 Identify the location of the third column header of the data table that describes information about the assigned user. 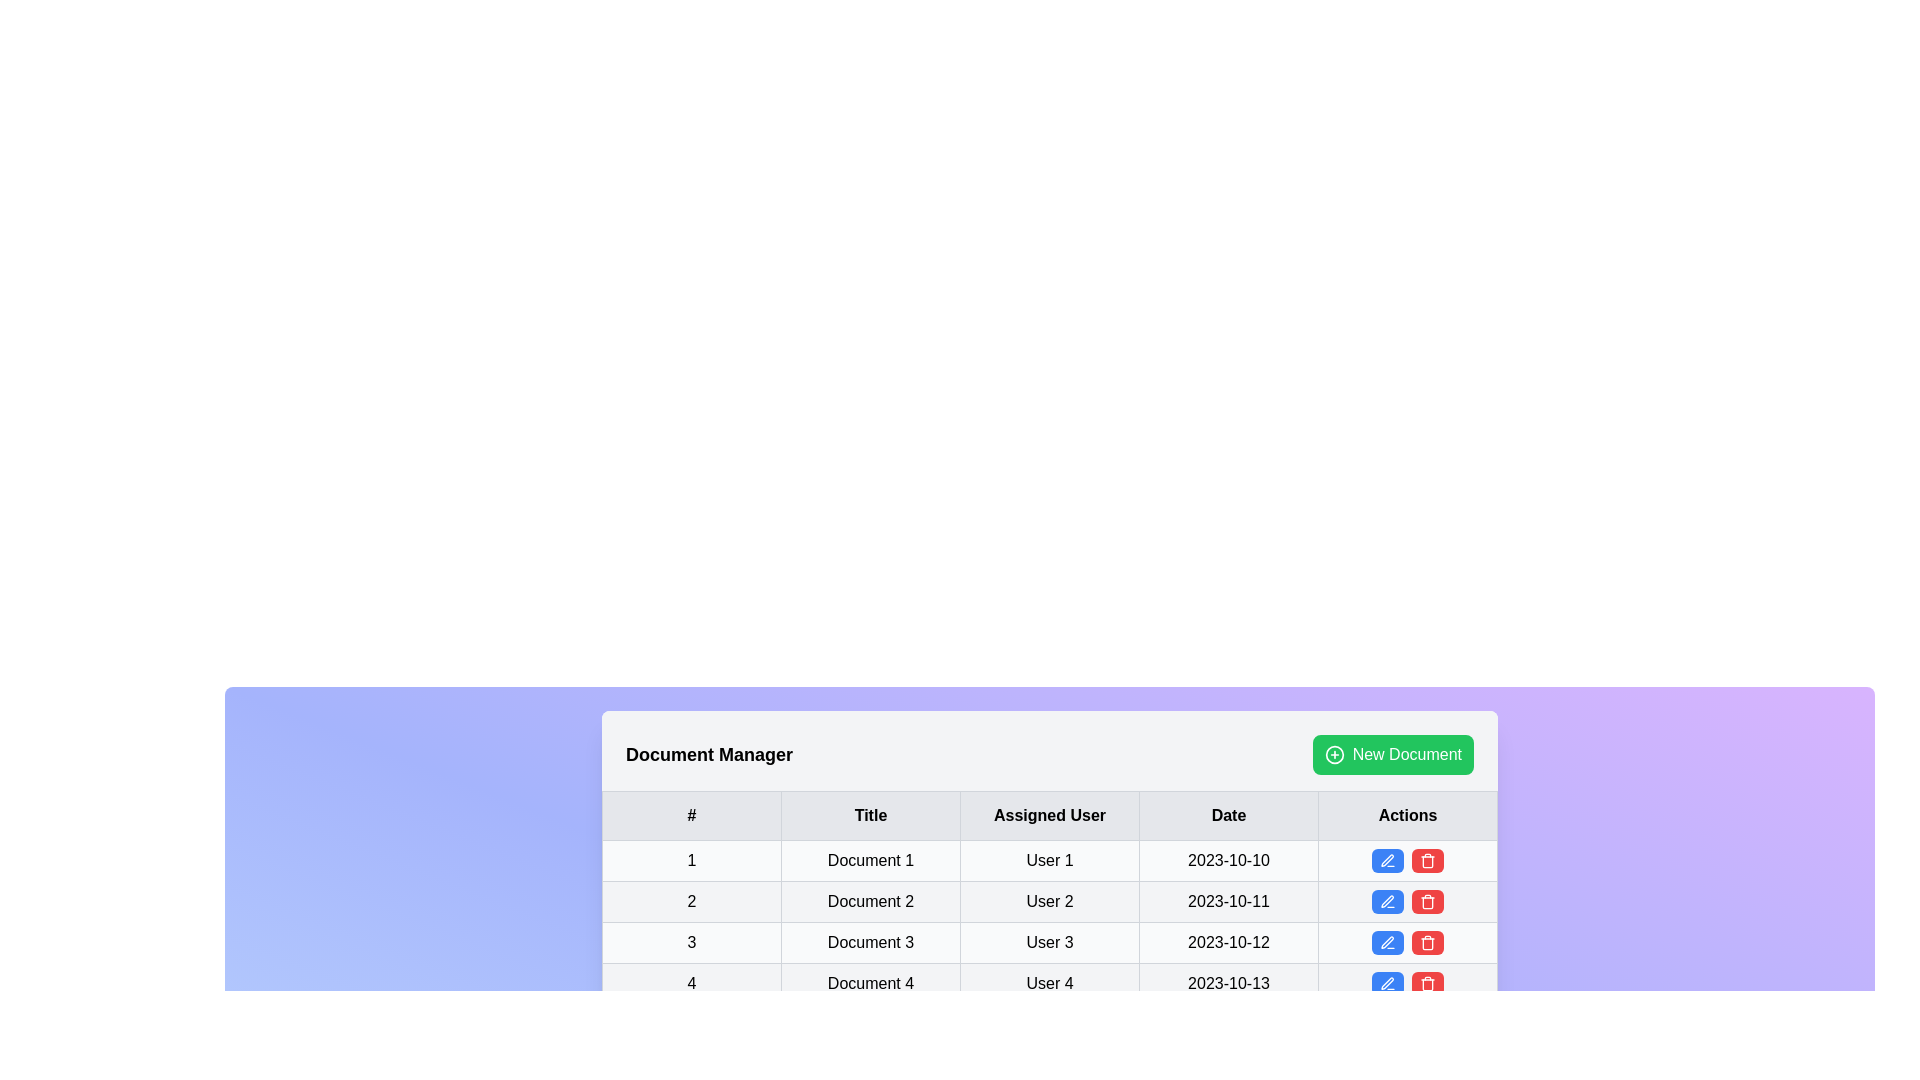
(1049, 816).